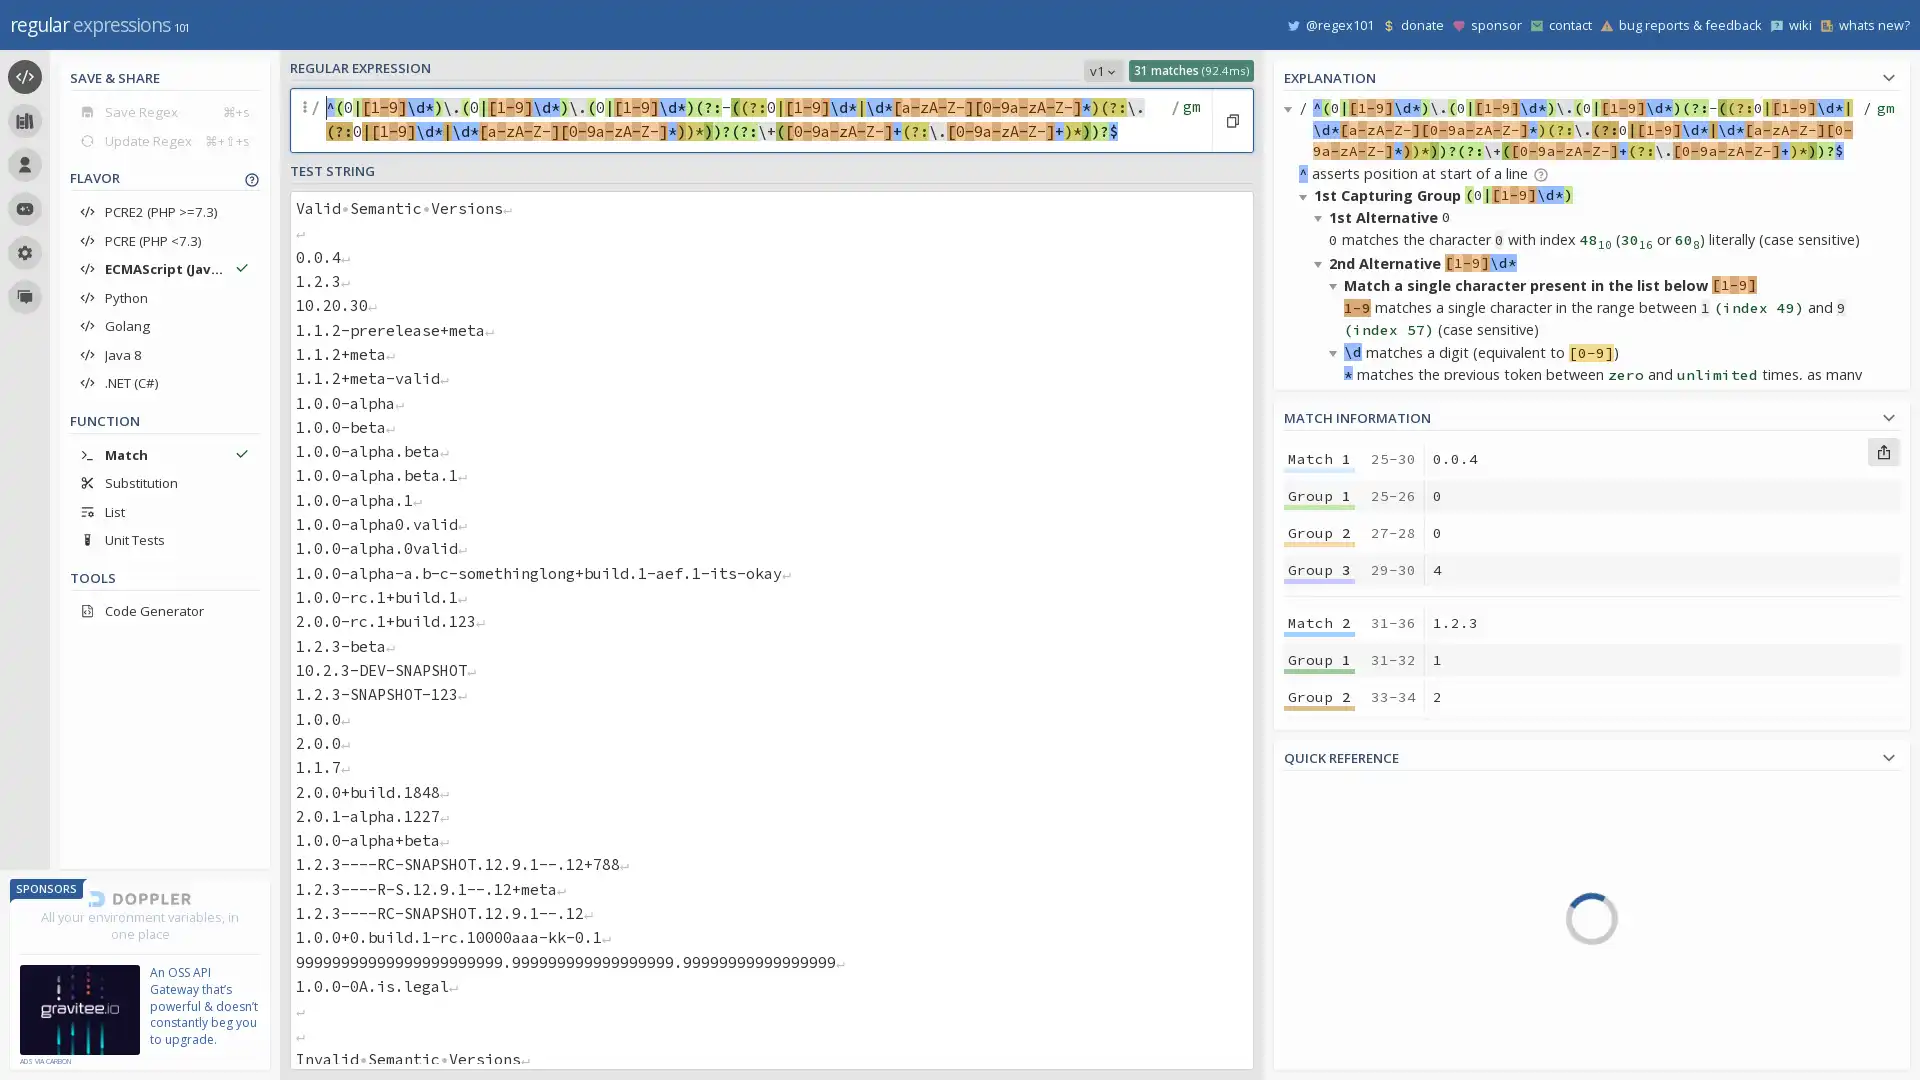 This screenshot has height=1080, width=1920. I want to click on Select Regex Version, so click(1102, 69).